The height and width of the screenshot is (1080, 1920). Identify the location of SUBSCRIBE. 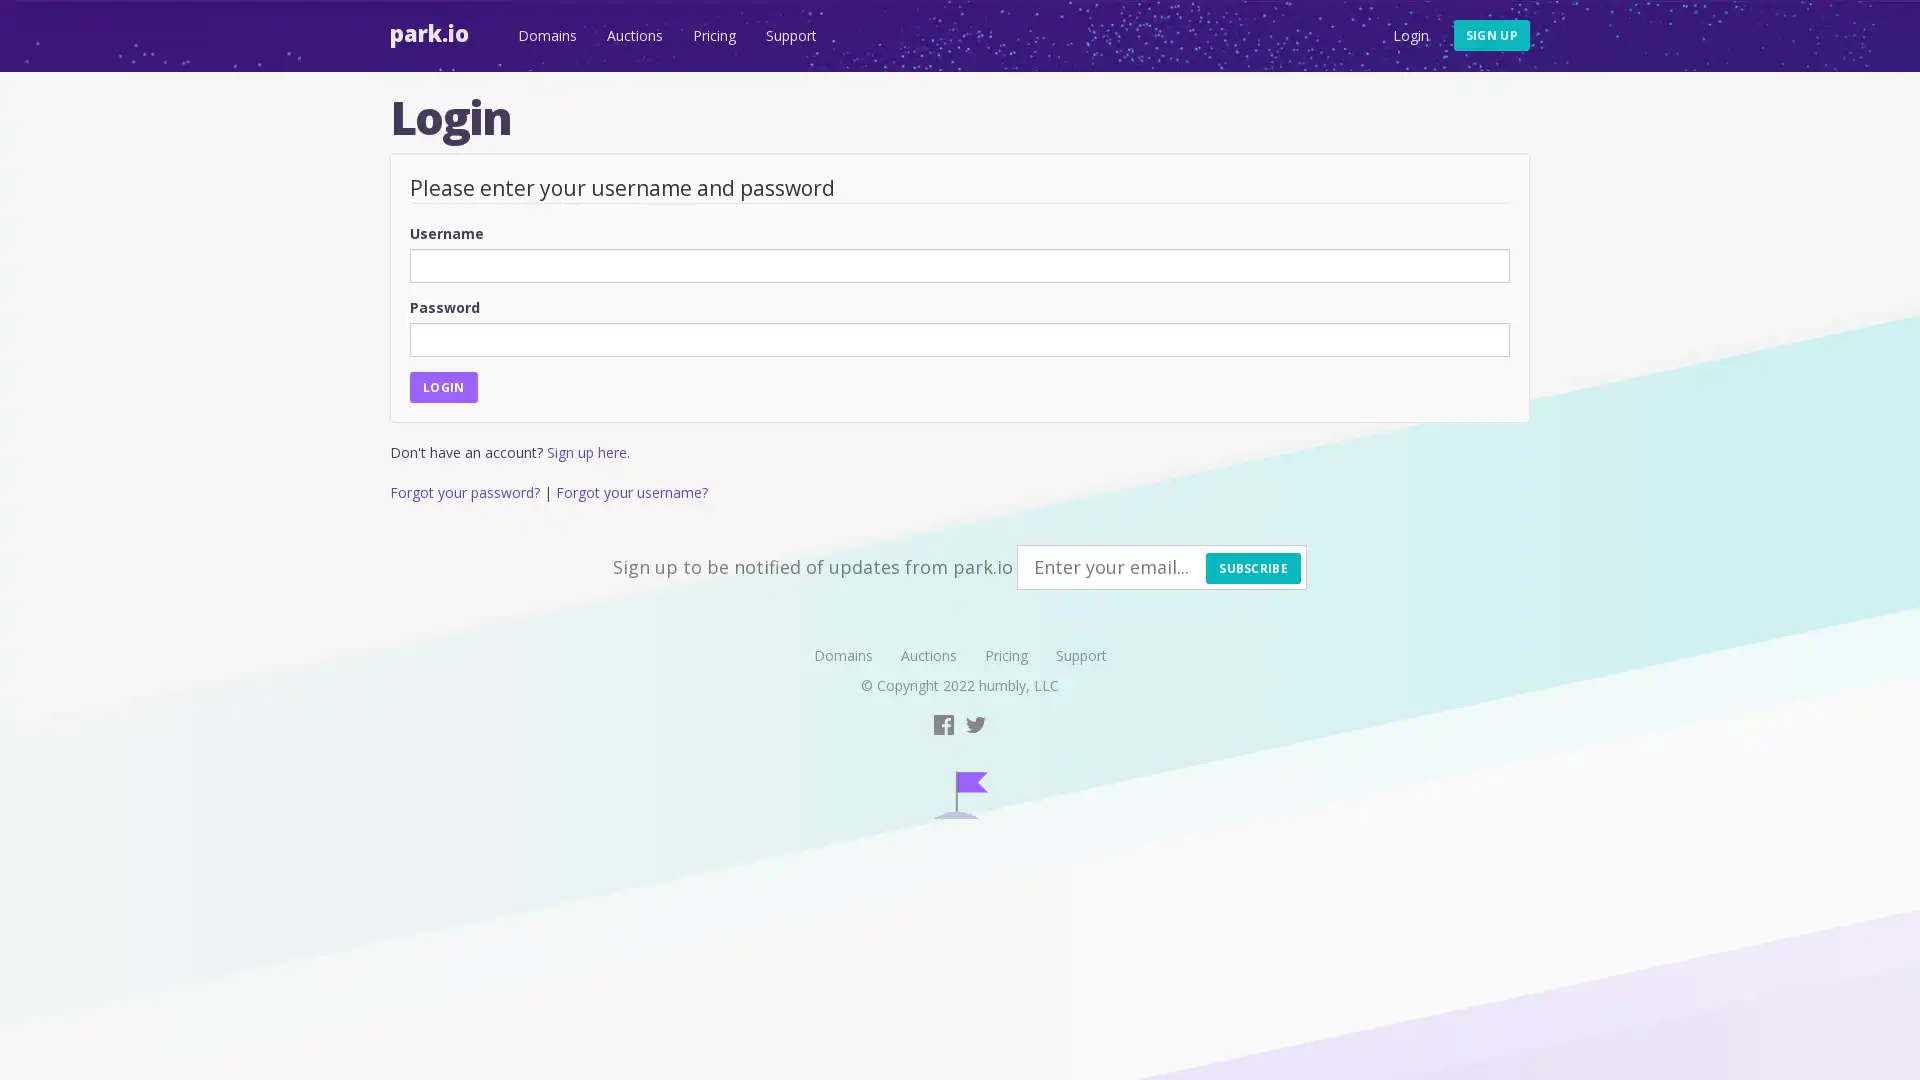
(1252, 567).